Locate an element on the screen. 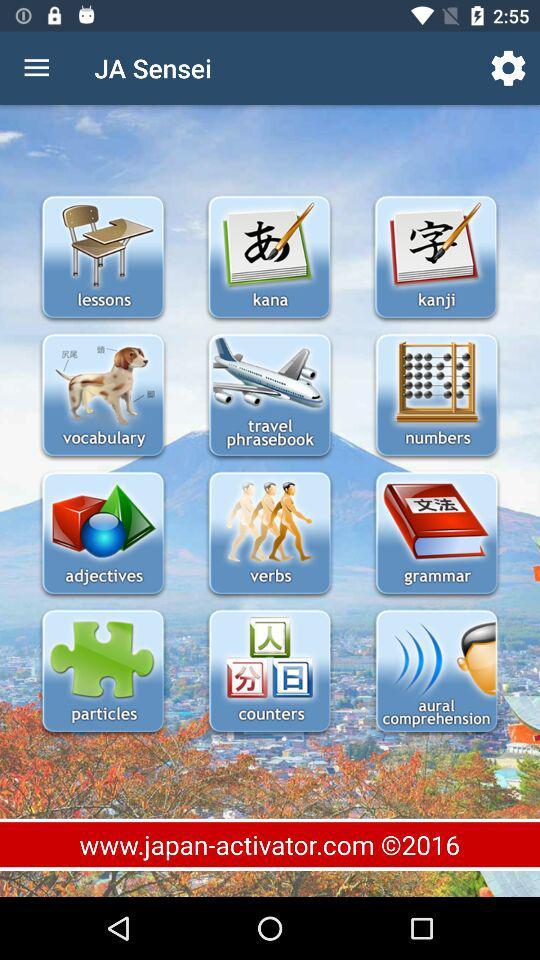 The image size is (540, 960). would open counters is located at coordinates (269, 673).